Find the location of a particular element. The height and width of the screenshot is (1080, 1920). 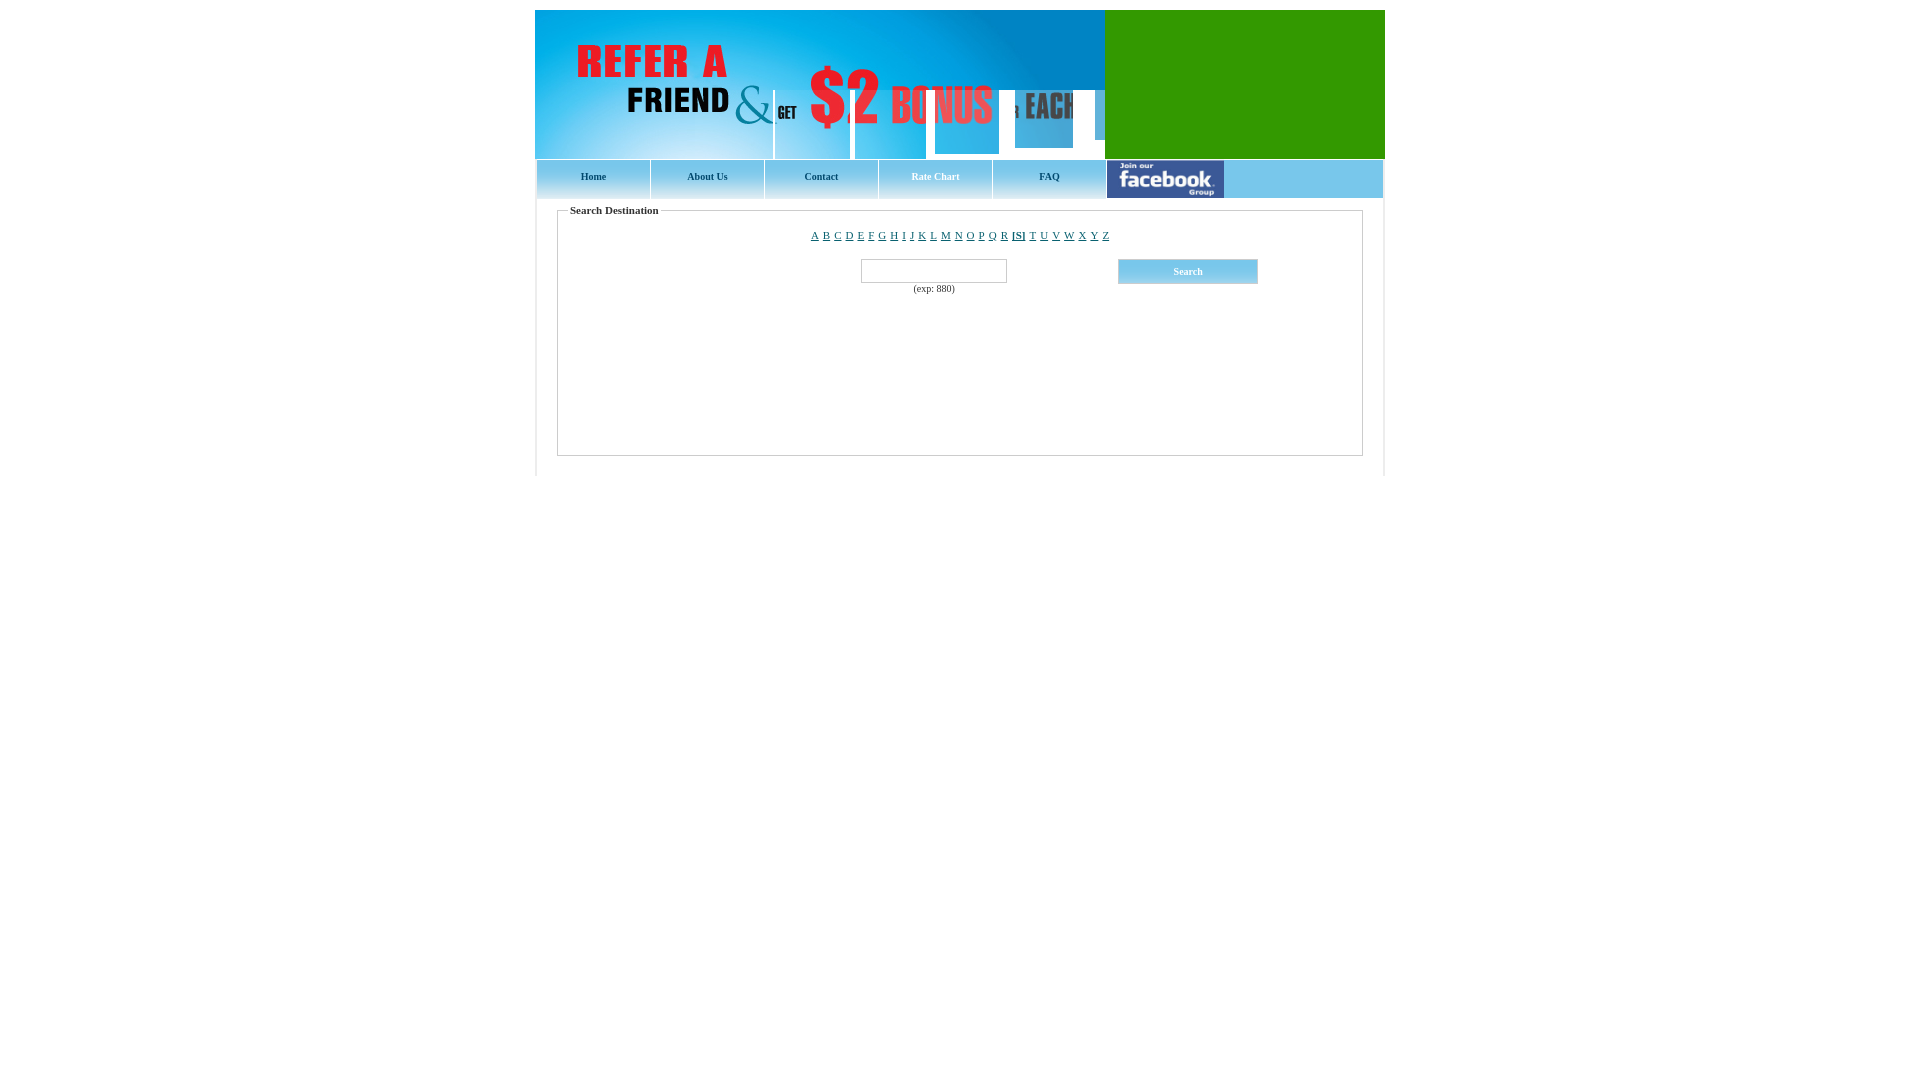

'R' is located at coordinates (1004, 234).